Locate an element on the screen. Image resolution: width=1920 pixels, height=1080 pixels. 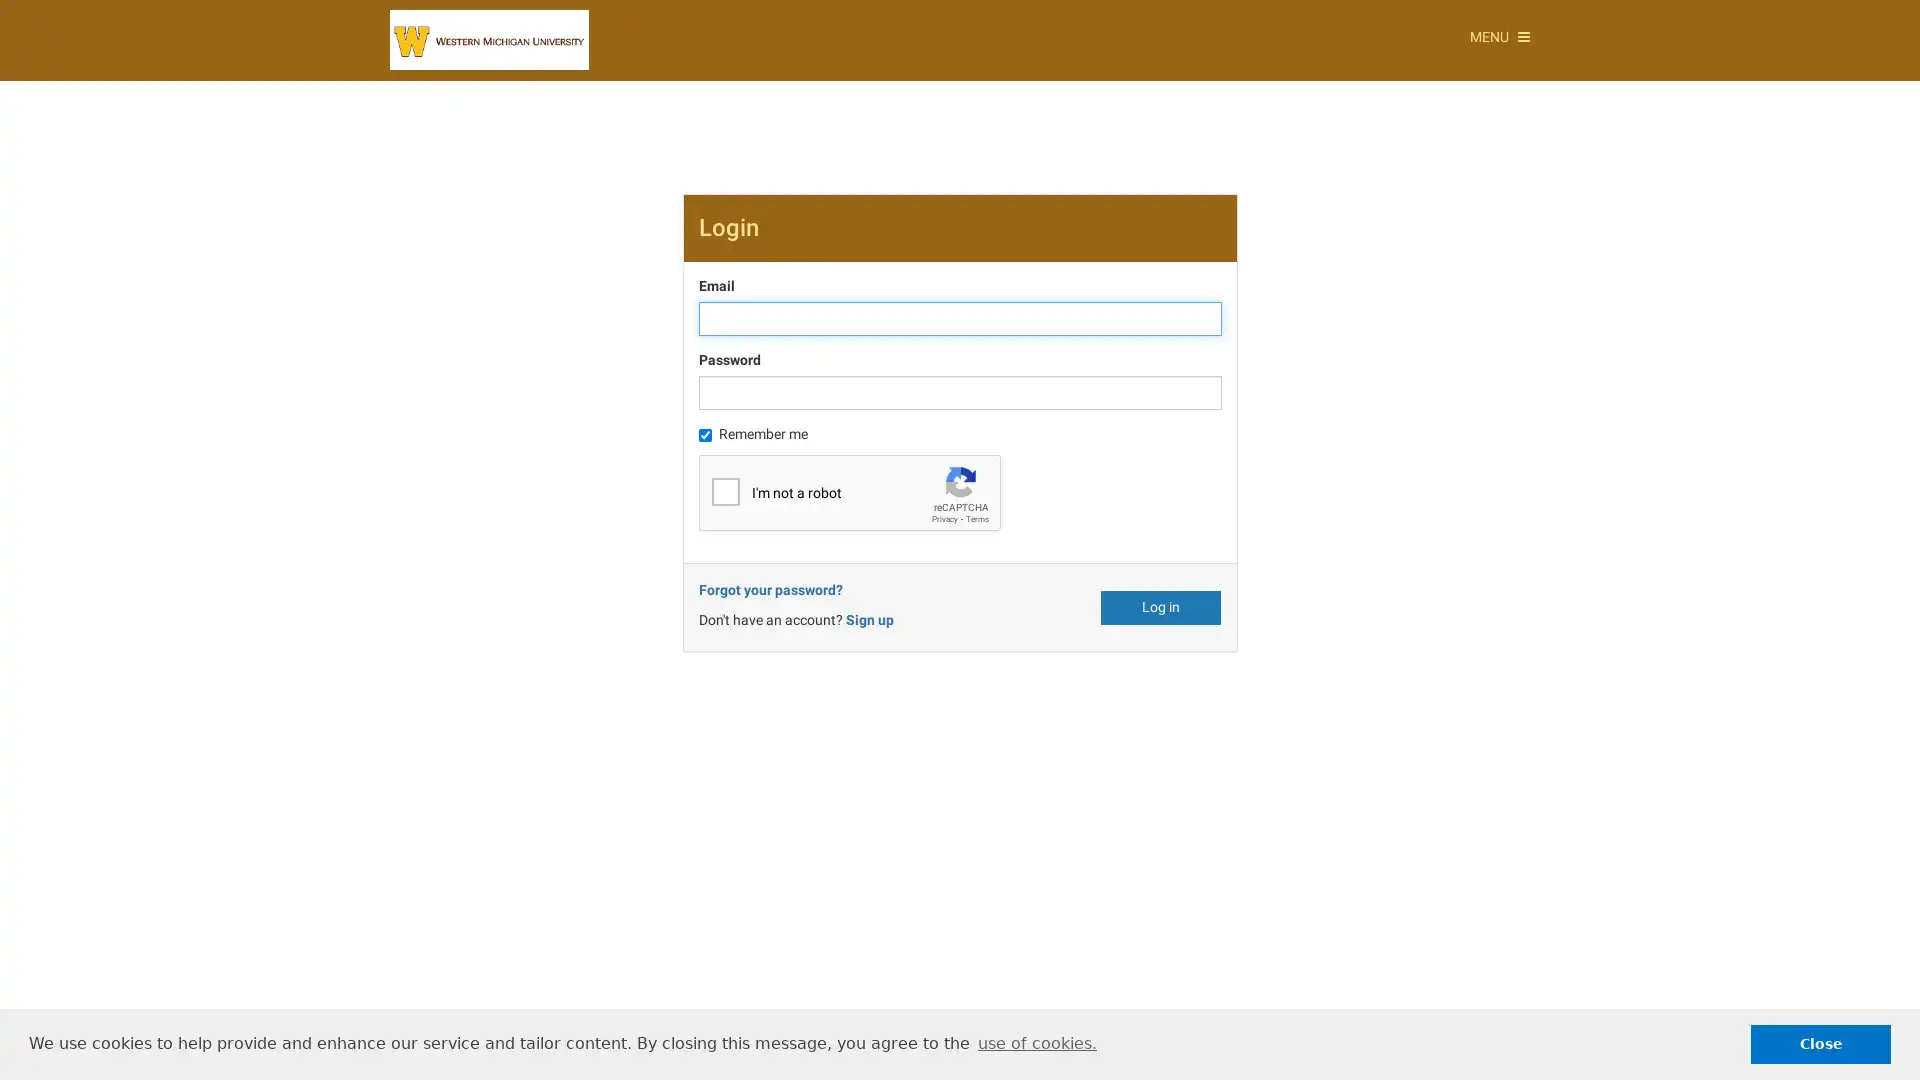
dismiss cookie message is located at coordinates (1820, 1043).